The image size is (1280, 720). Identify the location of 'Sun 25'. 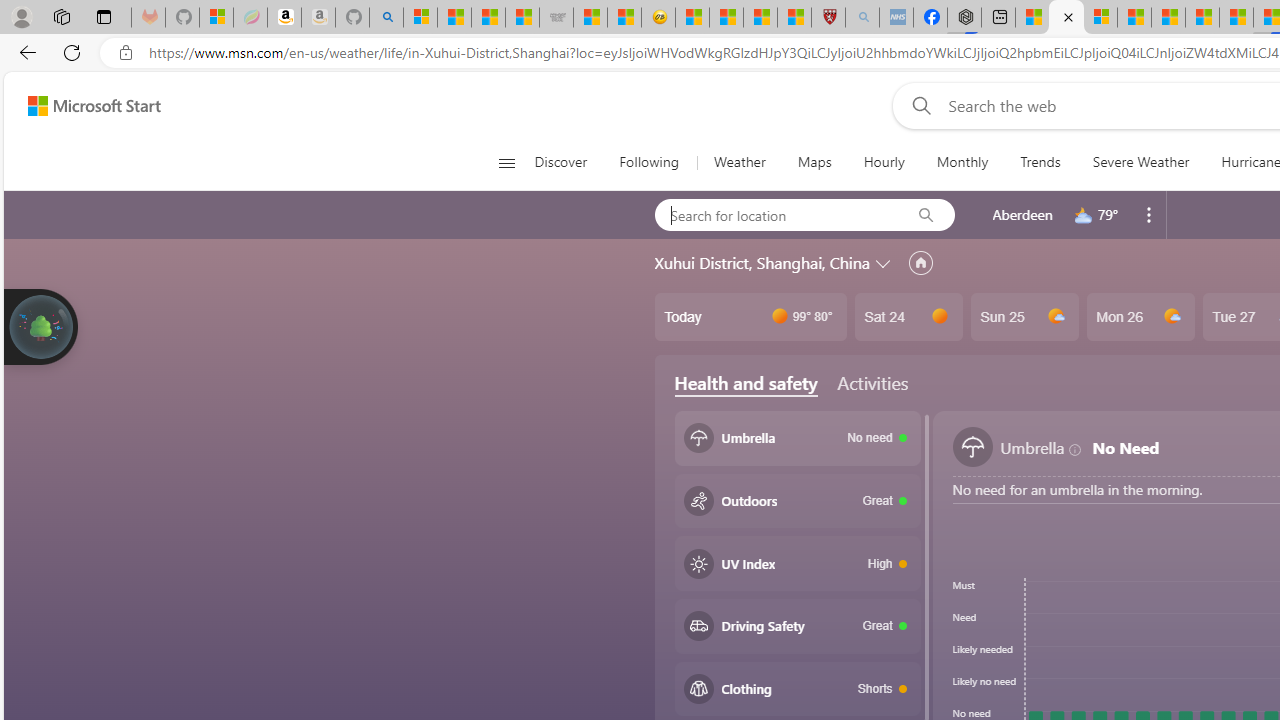
(1024, 316).